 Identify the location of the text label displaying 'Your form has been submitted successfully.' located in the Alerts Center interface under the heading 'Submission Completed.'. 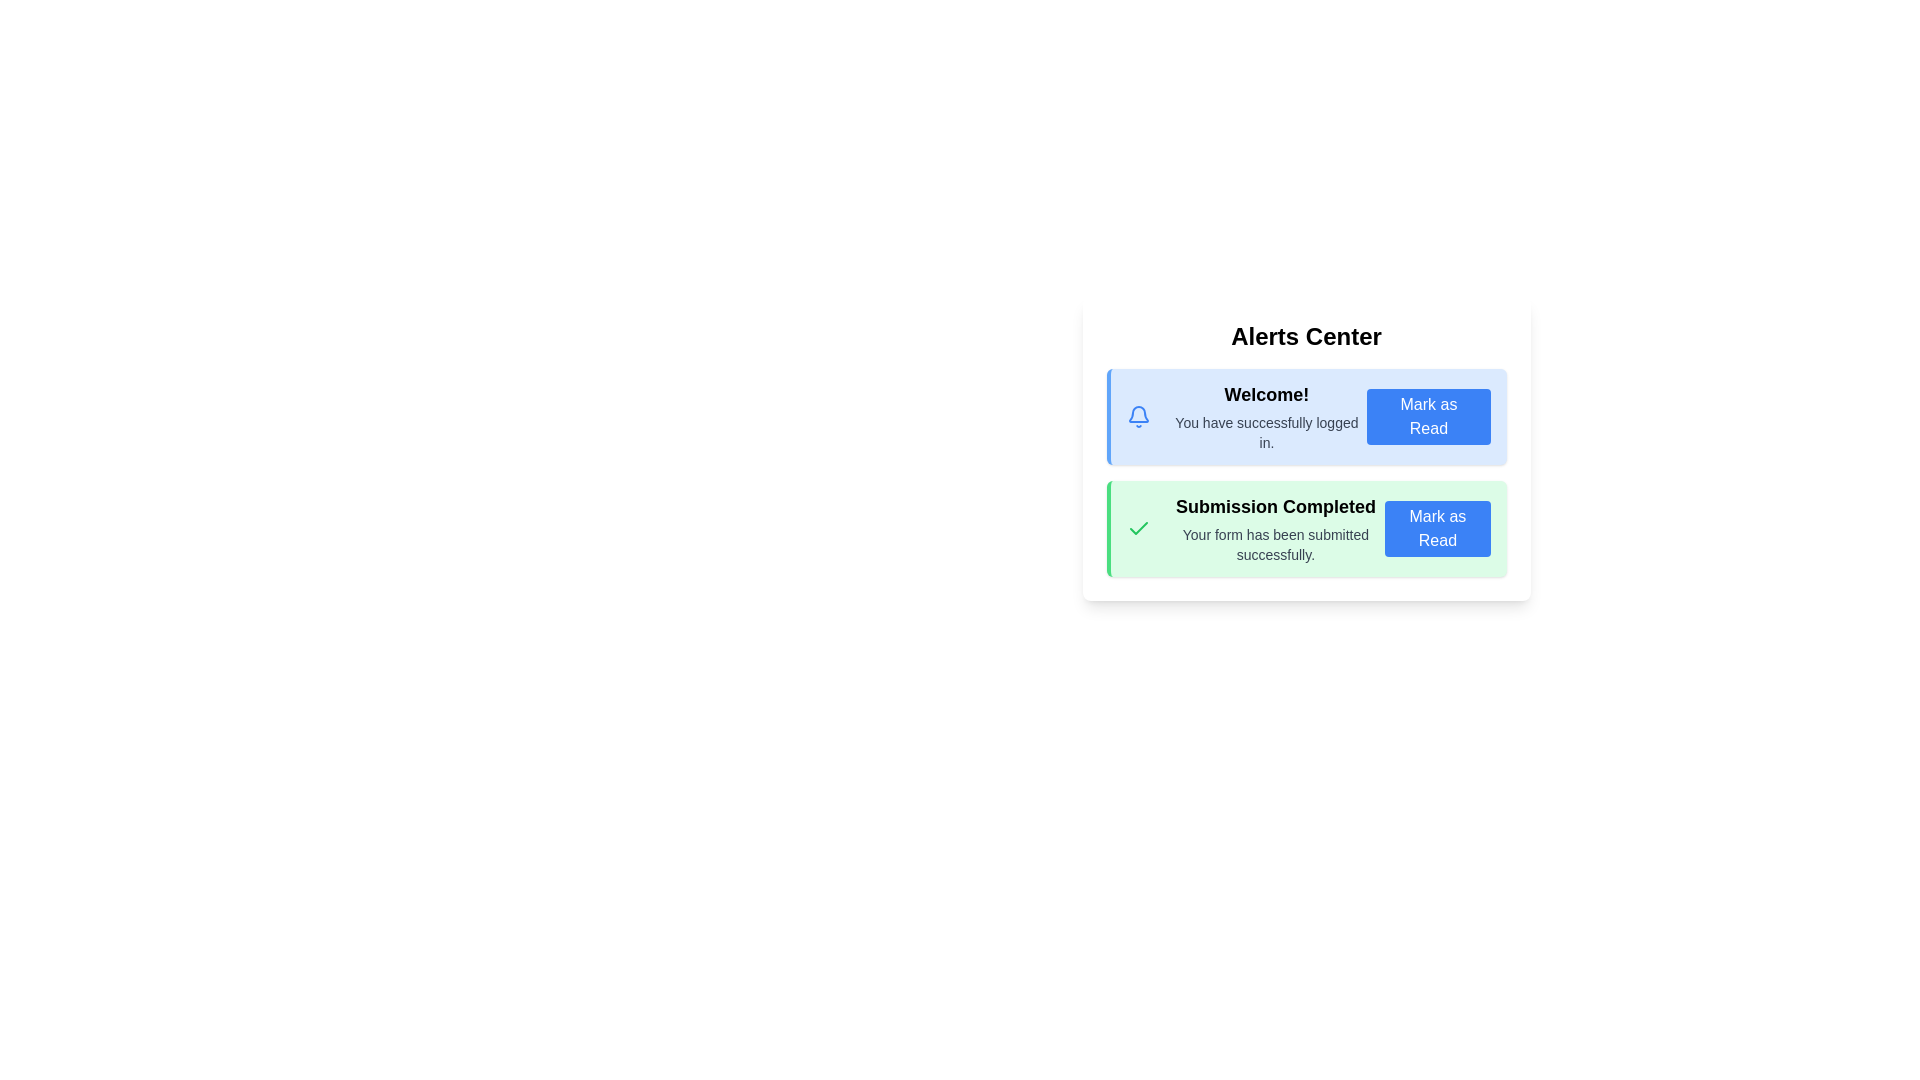
(1274, 544).